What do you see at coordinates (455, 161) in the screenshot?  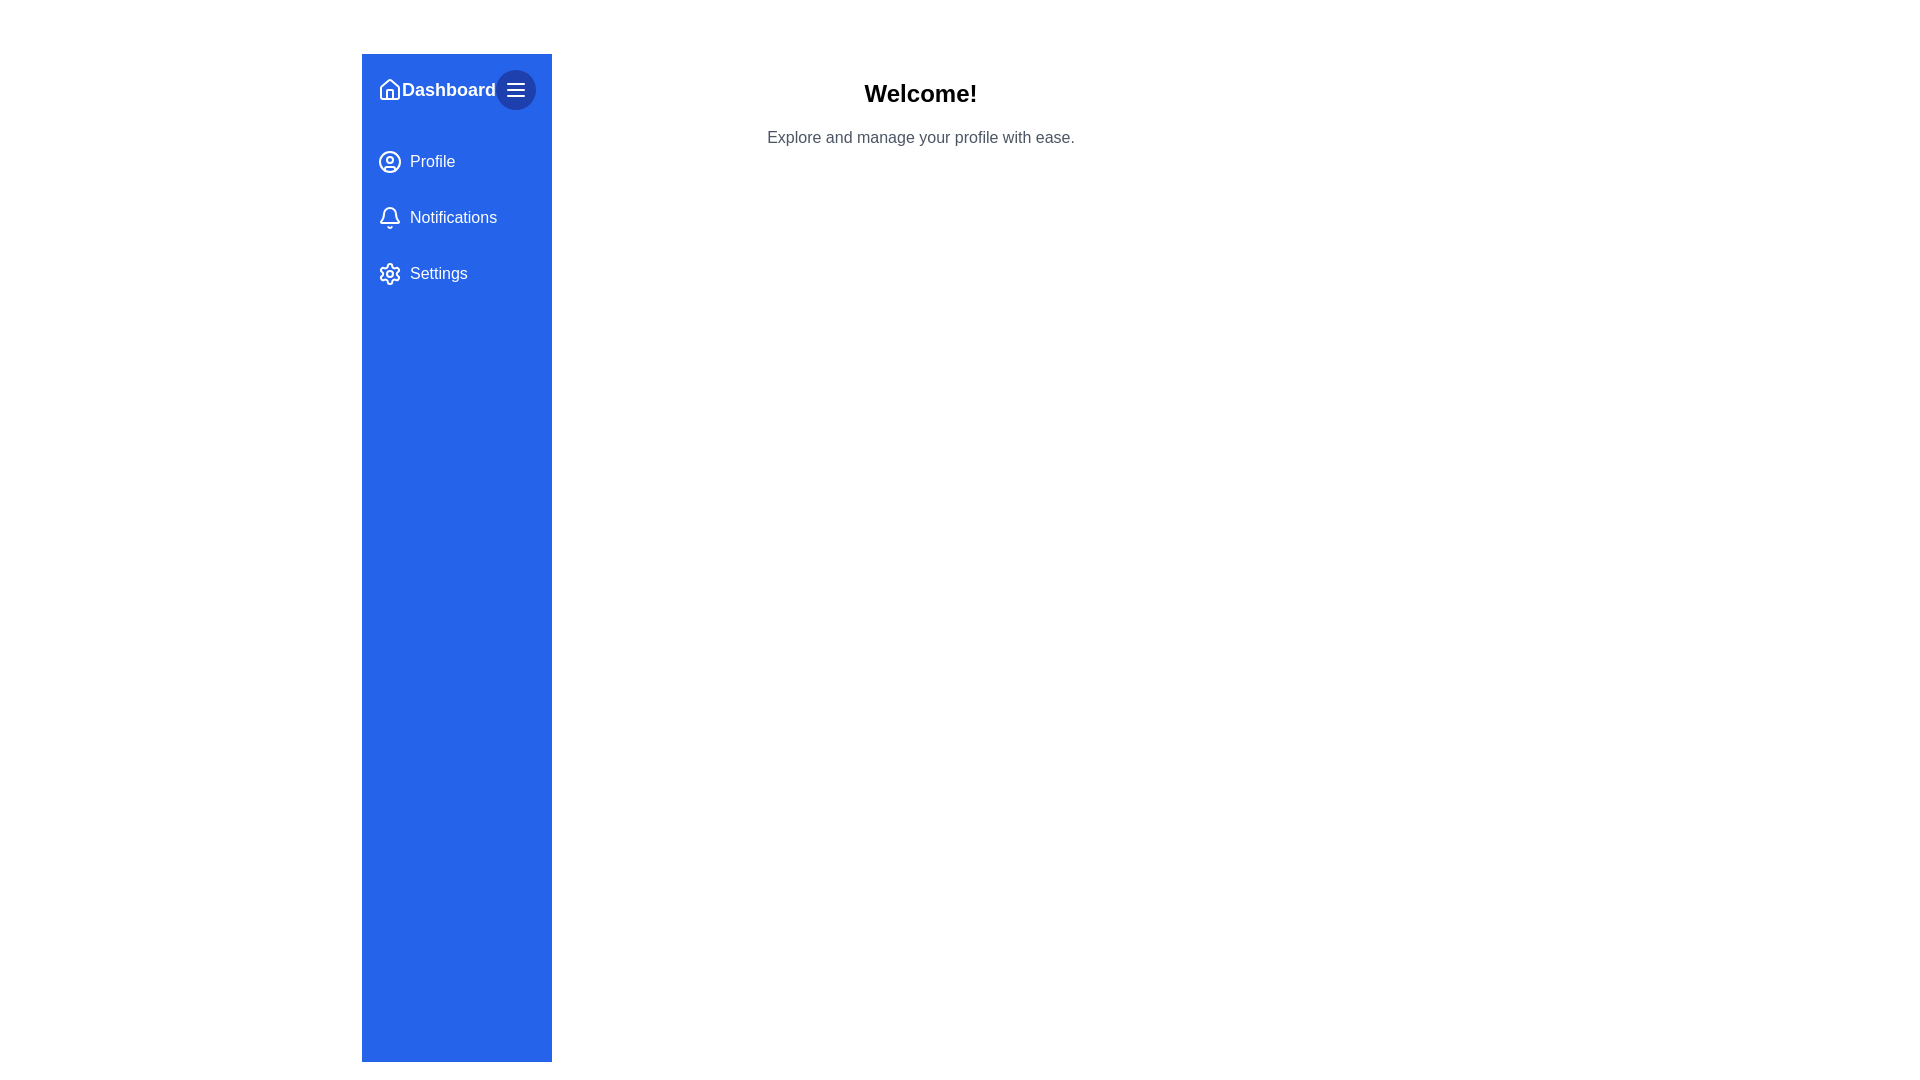 I see `the navigational button located in the blue sidebar` at bounding box center [455, 161].